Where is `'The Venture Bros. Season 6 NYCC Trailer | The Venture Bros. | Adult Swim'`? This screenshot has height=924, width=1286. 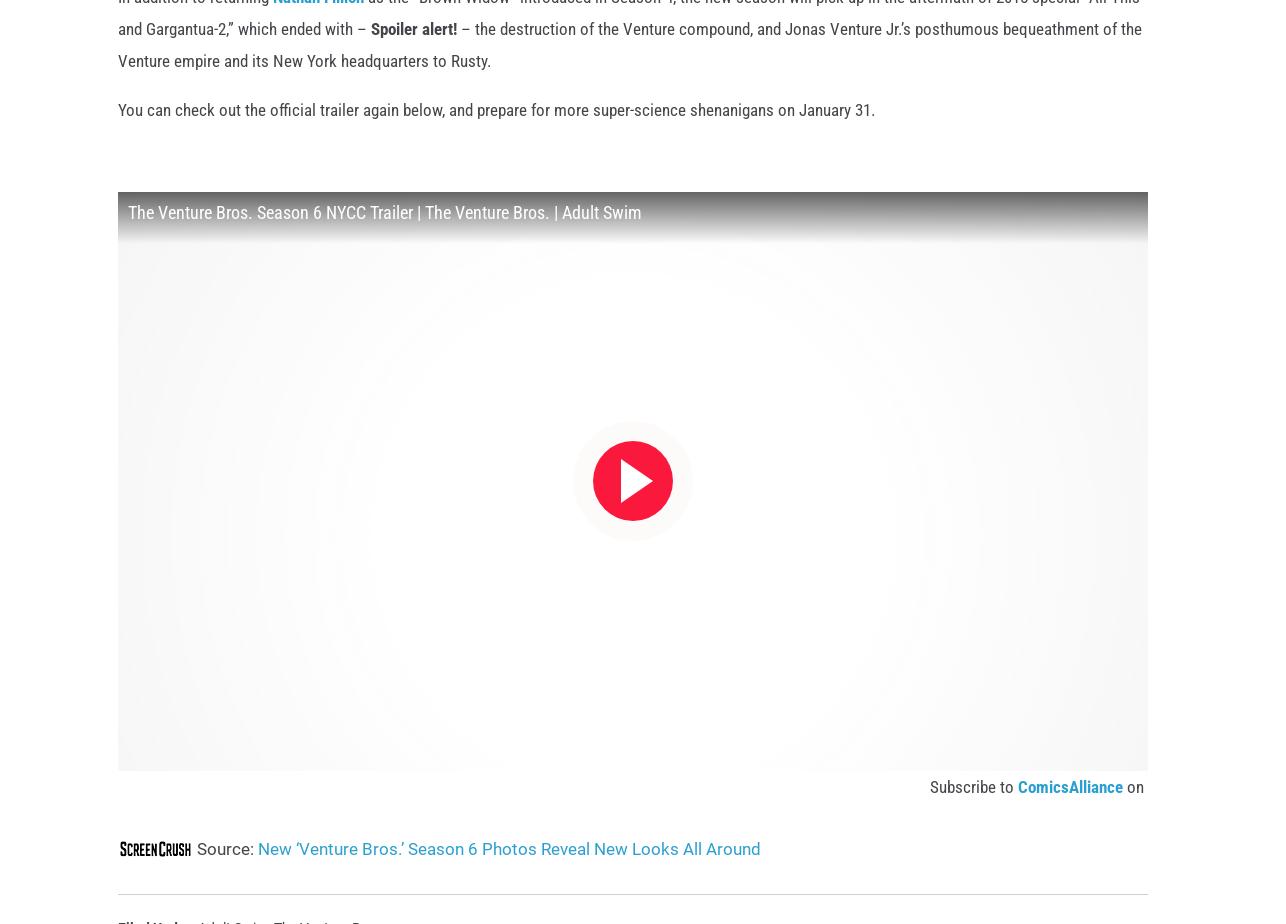 'The Venture Bros. Season 6 NYCC Trailer | The Venture Bros. | Adult Swim' is located at coordinates (384, 243).